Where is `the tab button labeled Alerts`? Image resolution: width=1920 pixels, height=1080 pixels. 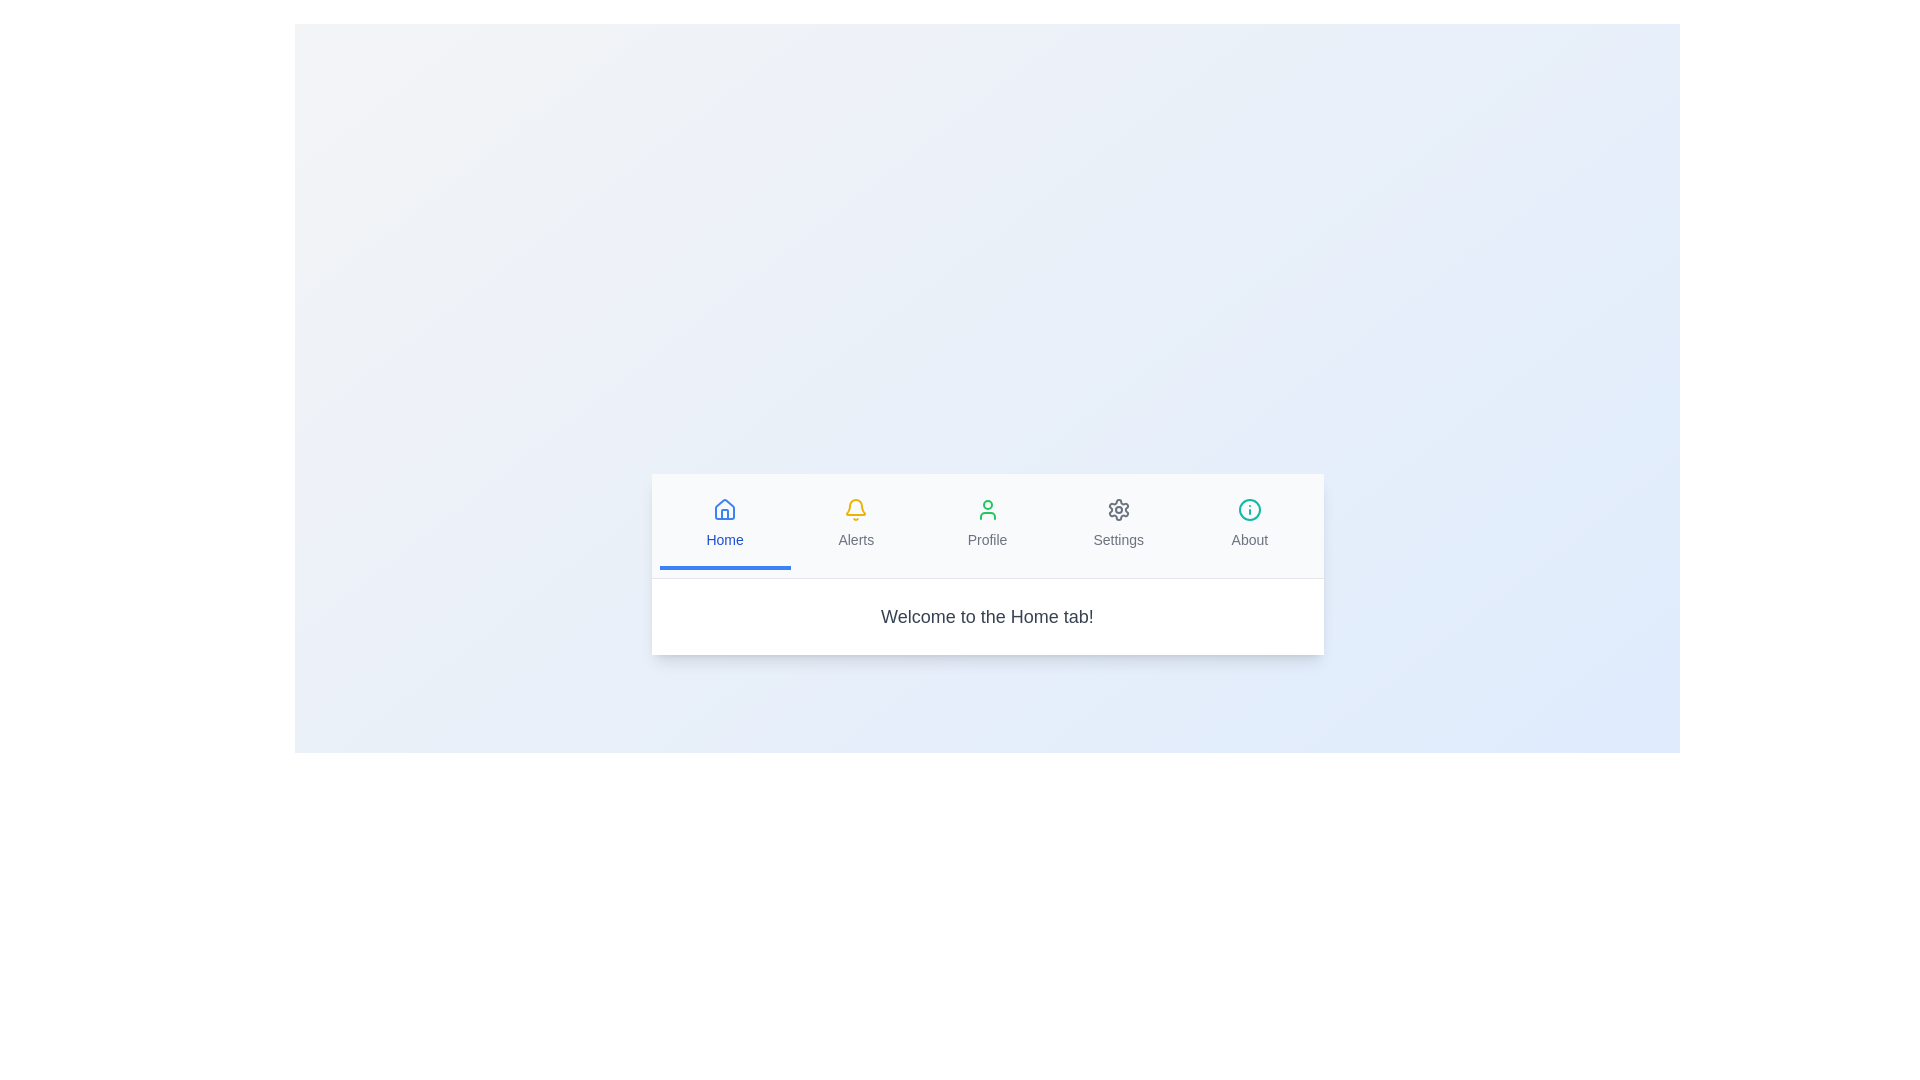 the tab button labeled Alerts is located at coordinates (855, 523).